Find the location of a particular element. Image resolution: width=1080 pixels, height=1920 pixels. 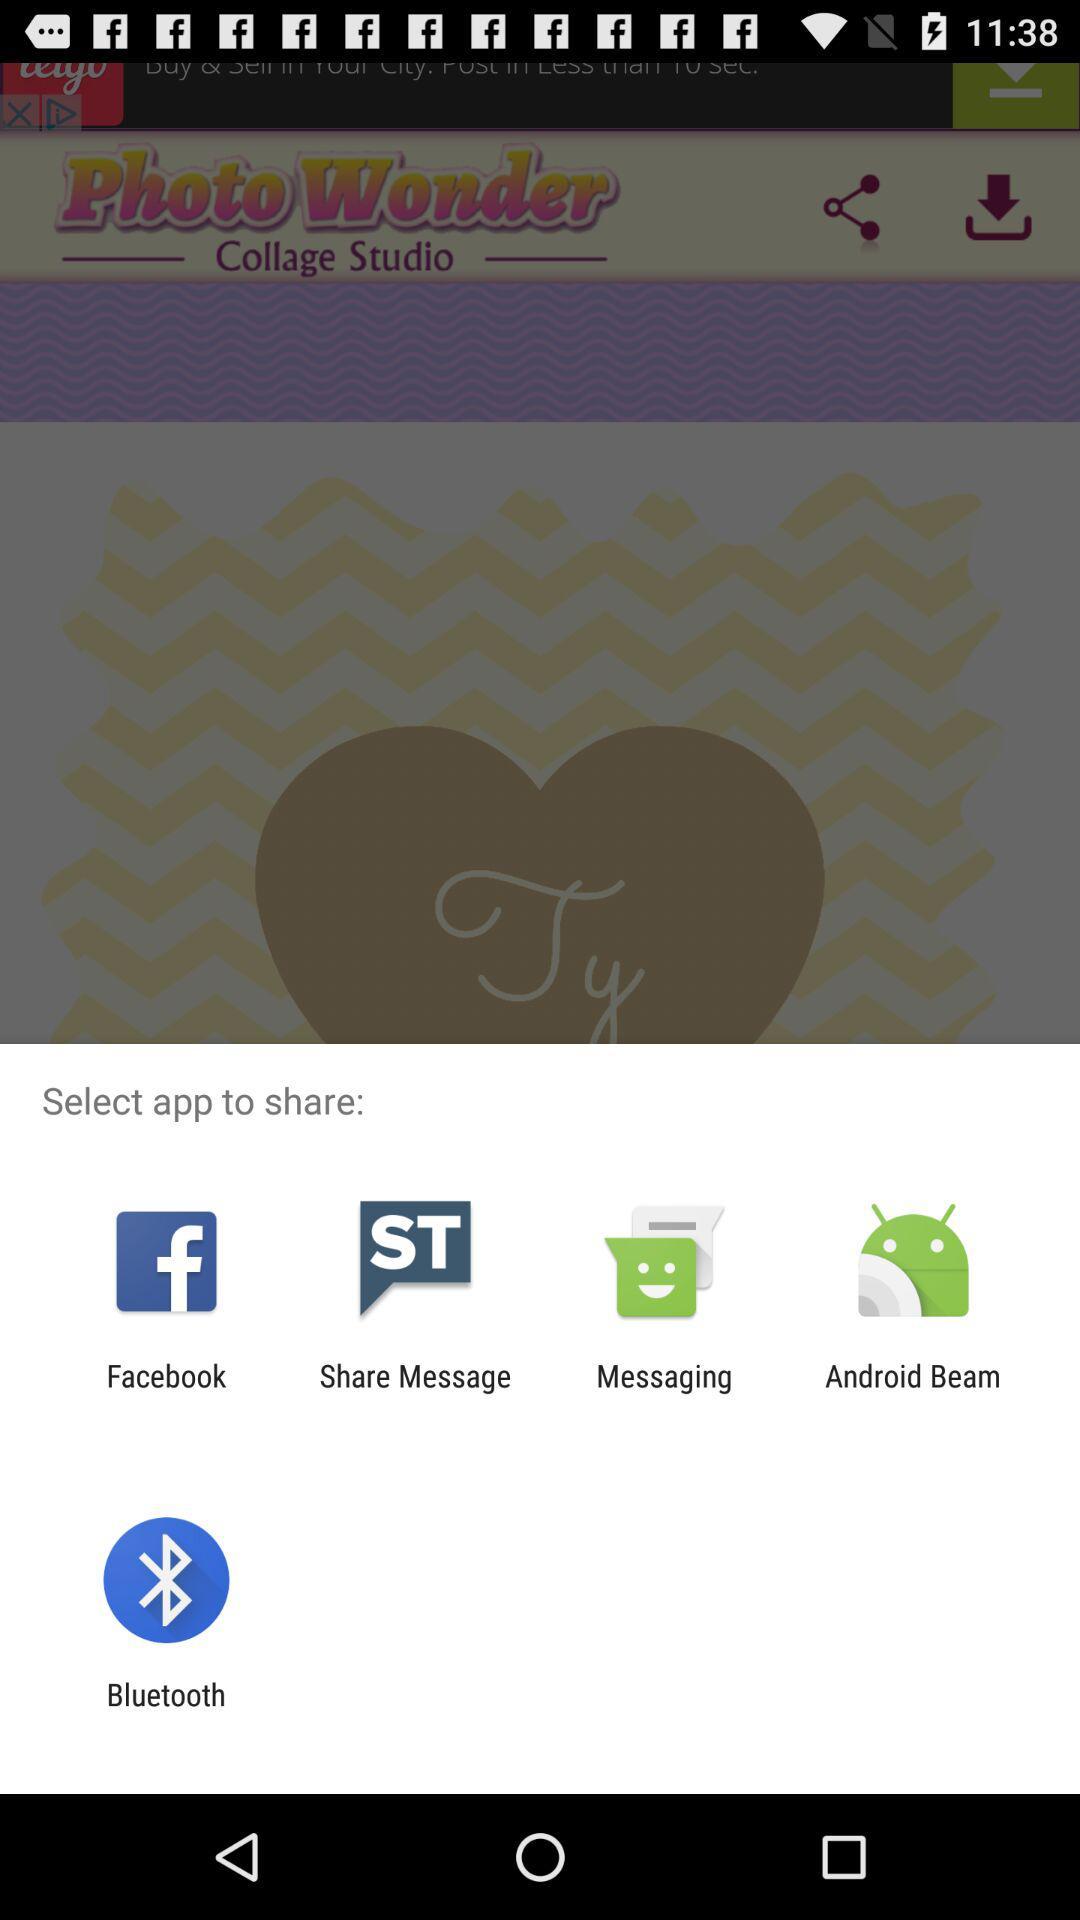

app next to the facebook item is located at coordinates (414, 1392).